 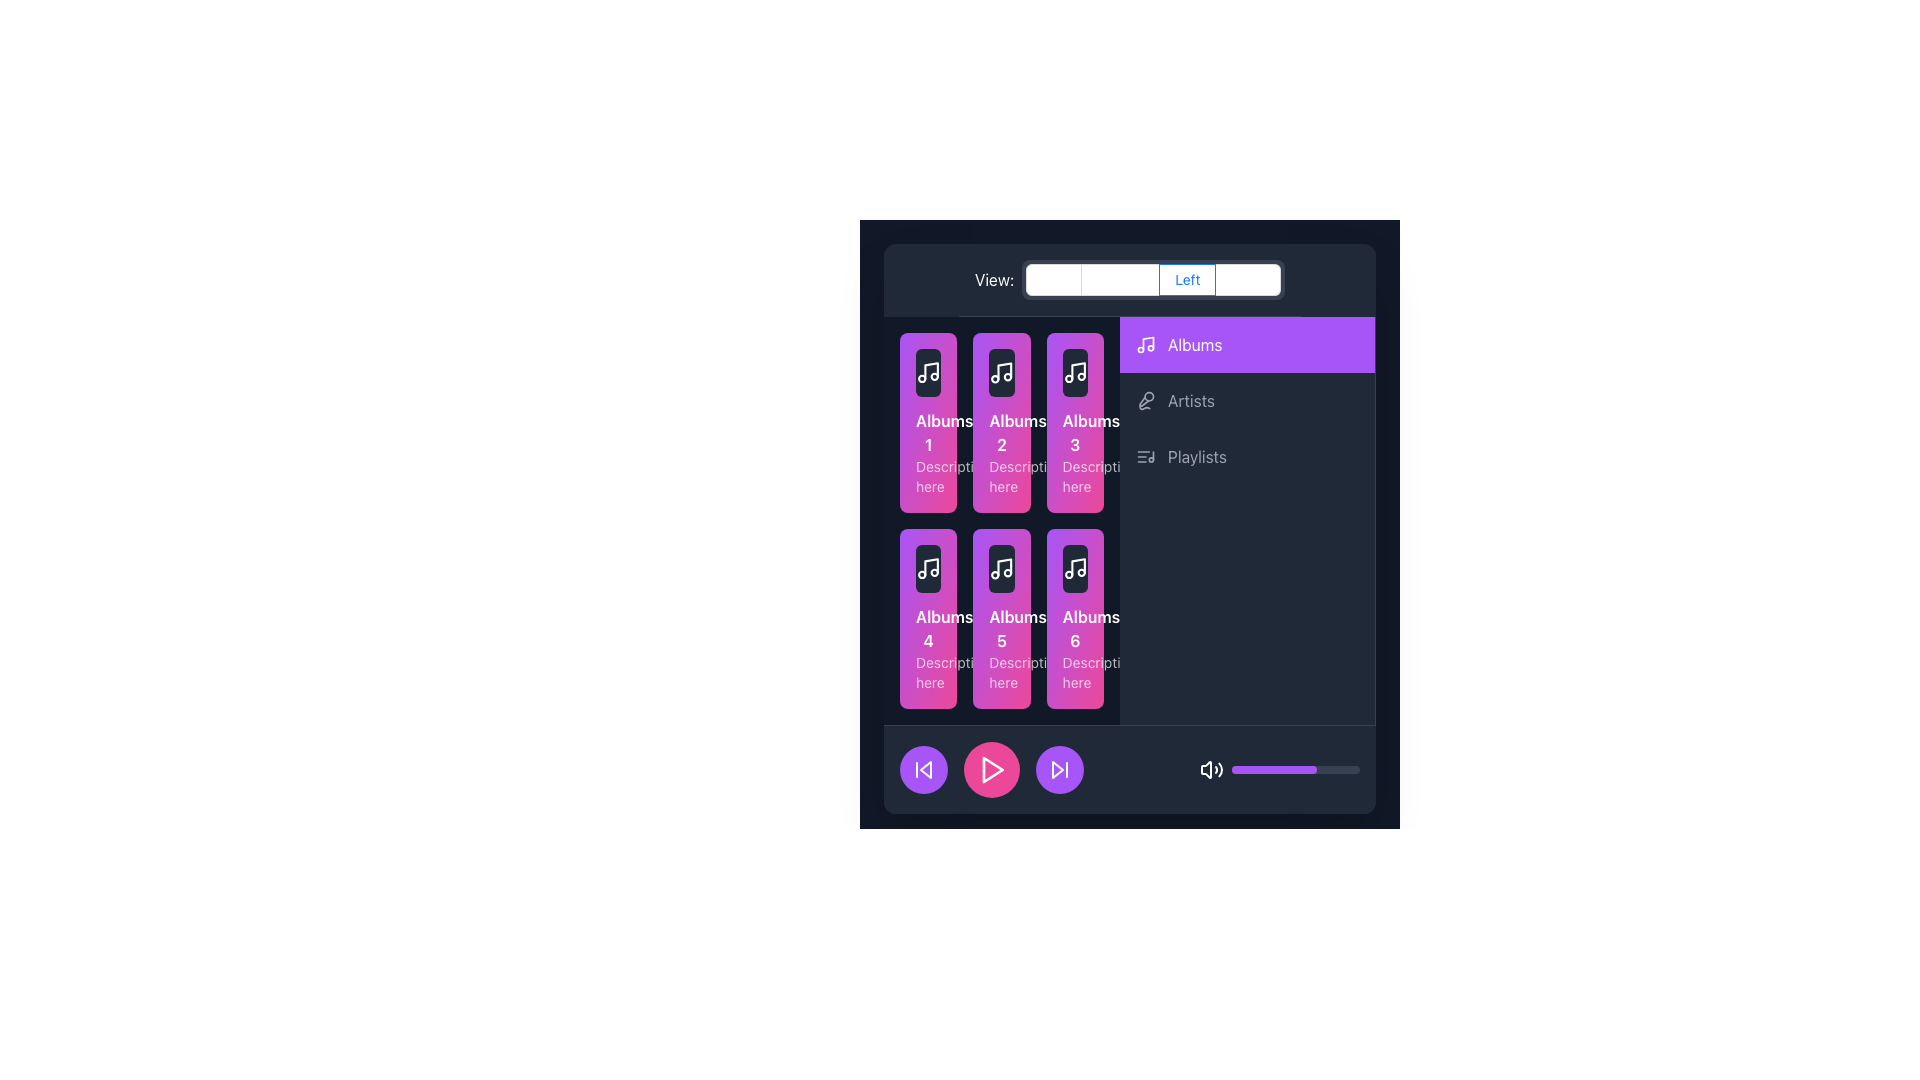 I want to click on the radio button group options labeled 'Top', 'Bottom', 'Left', and 'Right', so click(x=1153, y=280).